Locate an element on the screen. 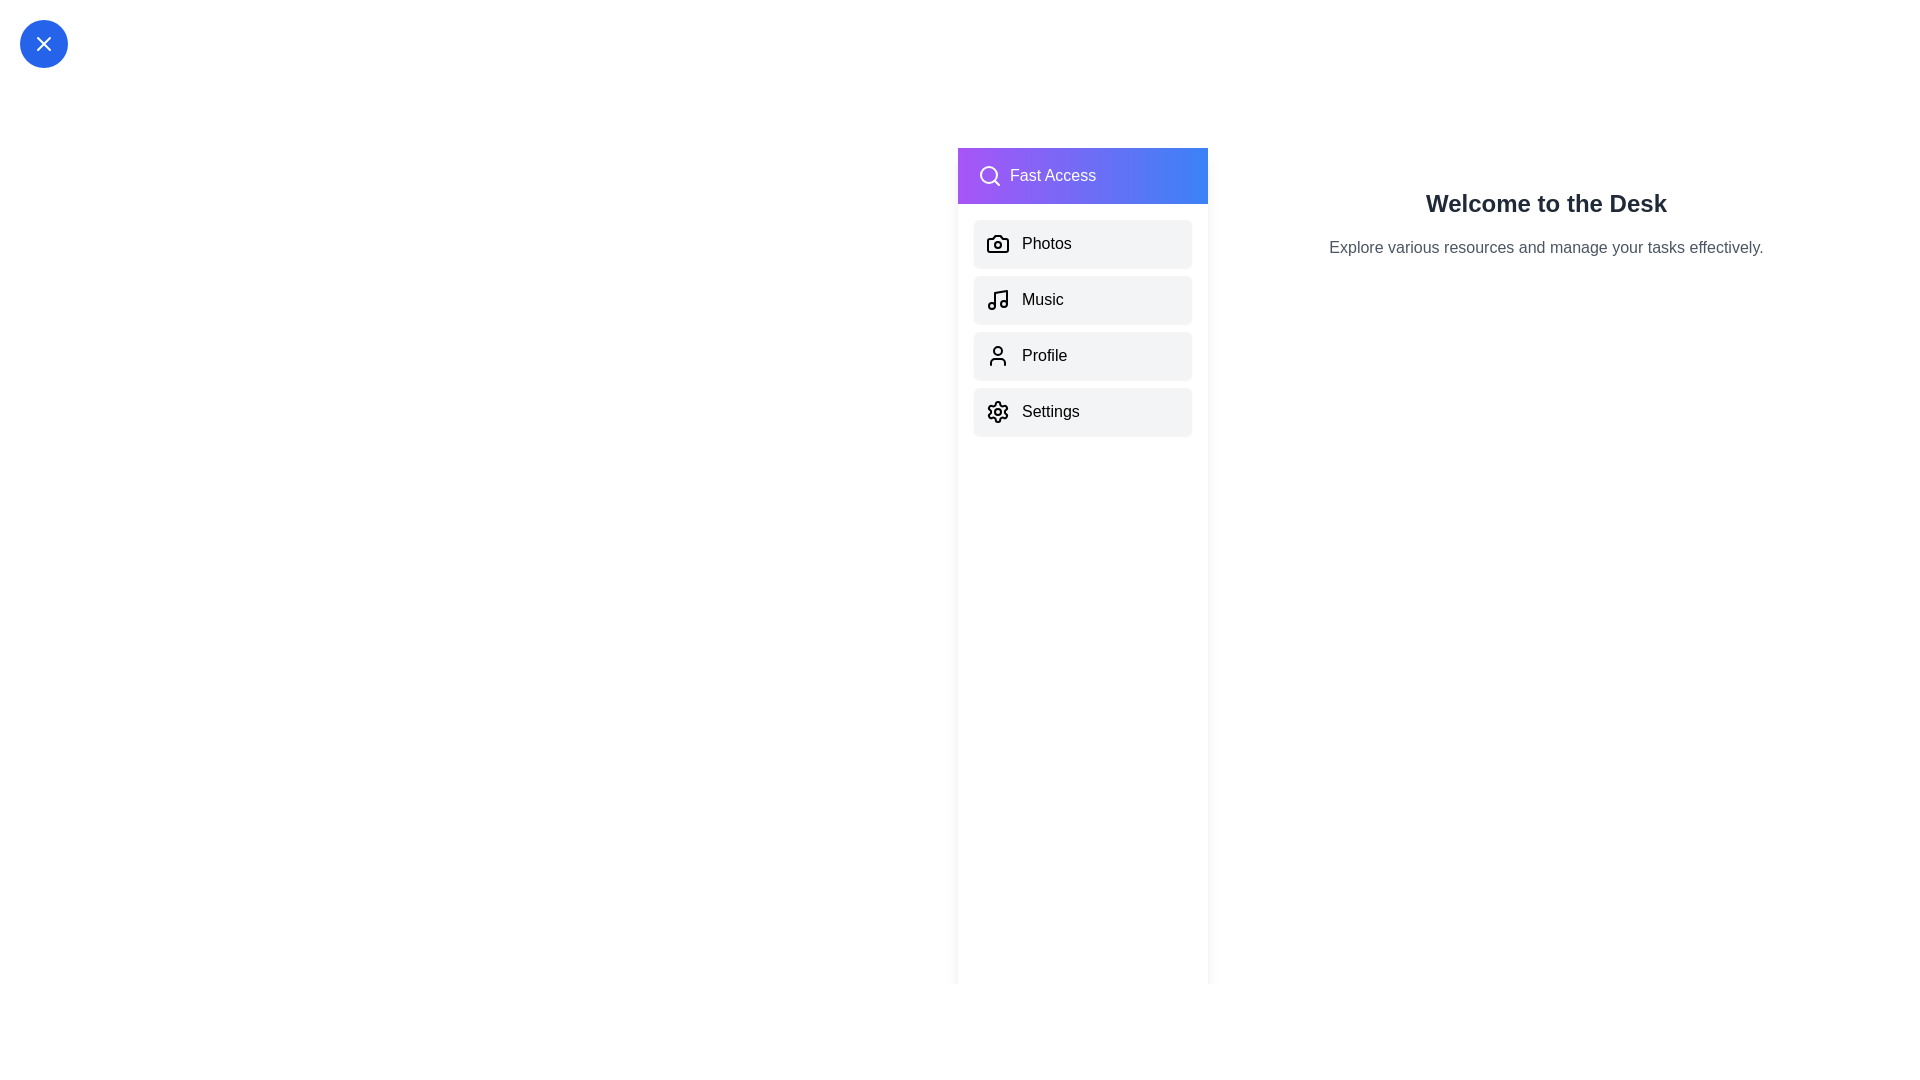  the drawer item labeled Profile is located at coordinates (1082, 354).